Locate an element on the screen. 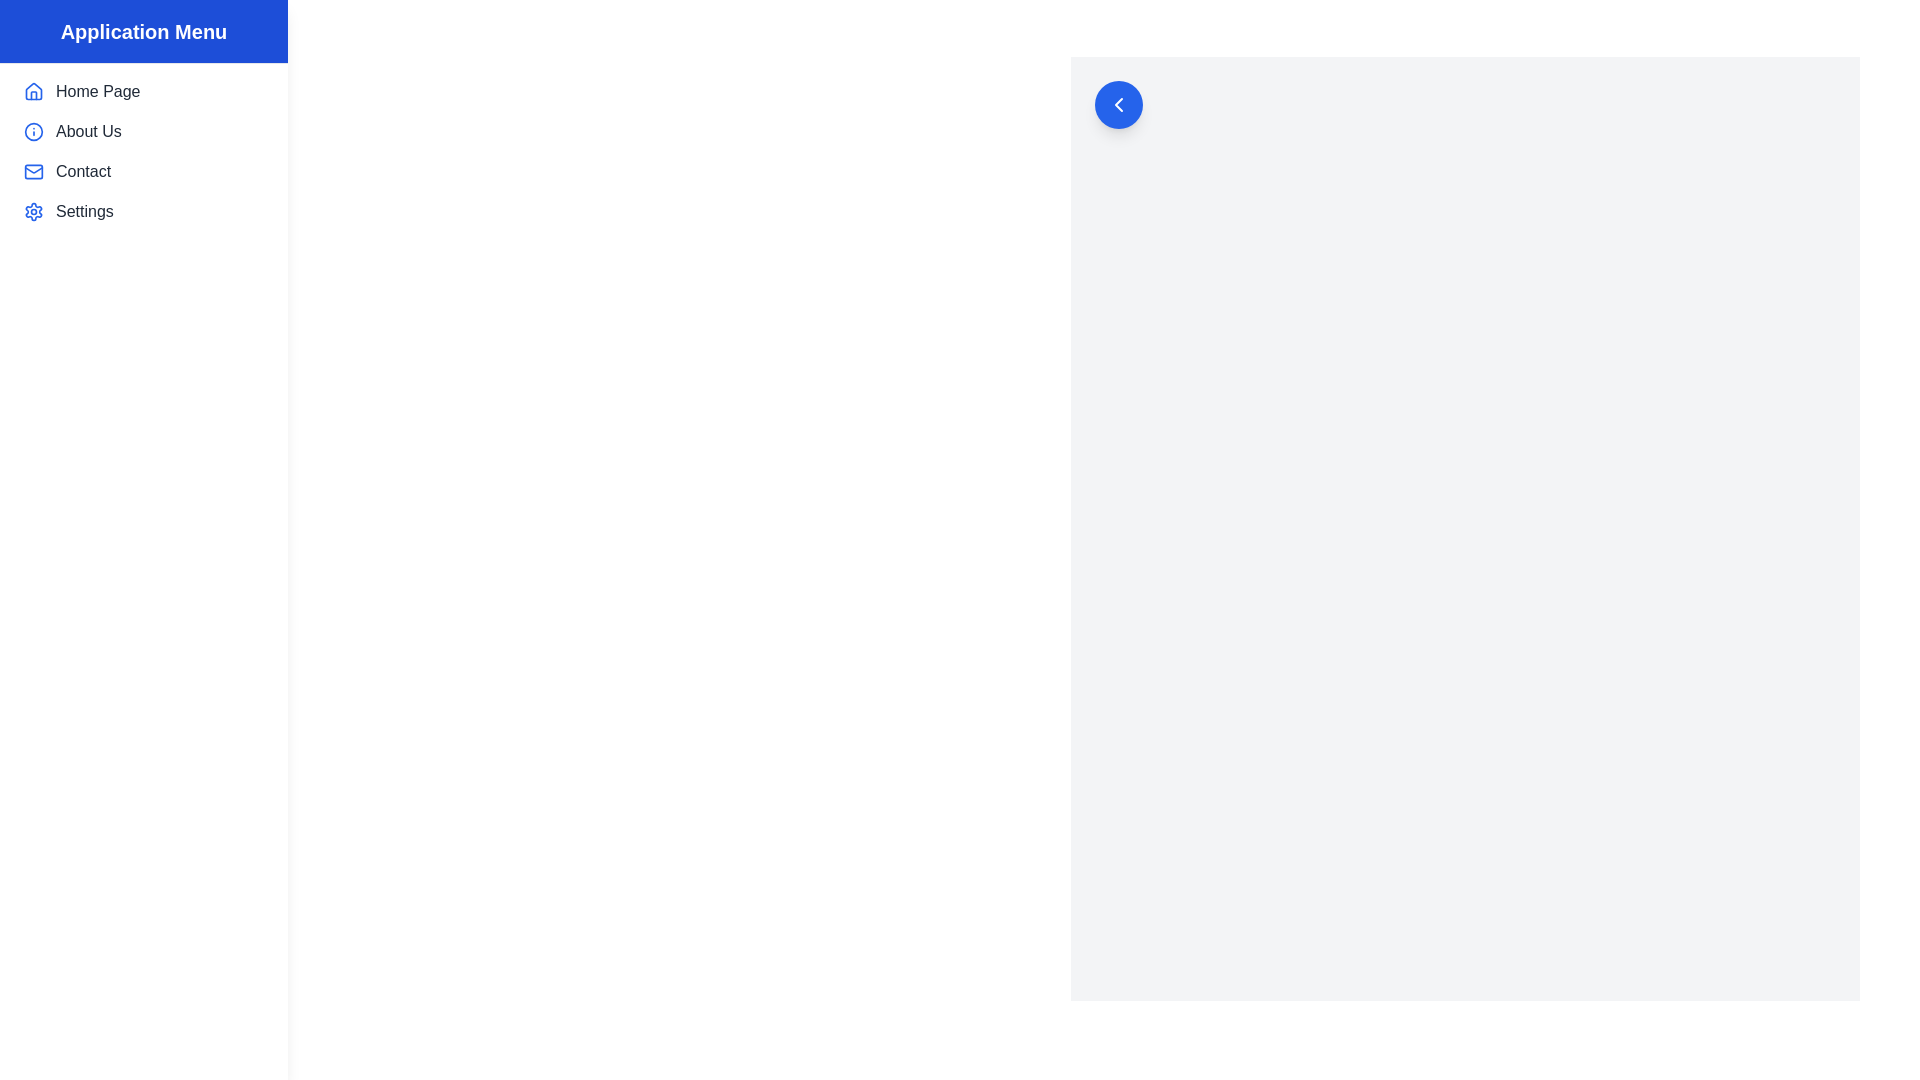 This screenshot has height=1080, width=1920. the left-pointing chevron icon representing the back navigation button, which is centrally located within a circular button with a blue background and white border, to trigger a tooltip or visual feedback is located at coordinates (1117, 104).